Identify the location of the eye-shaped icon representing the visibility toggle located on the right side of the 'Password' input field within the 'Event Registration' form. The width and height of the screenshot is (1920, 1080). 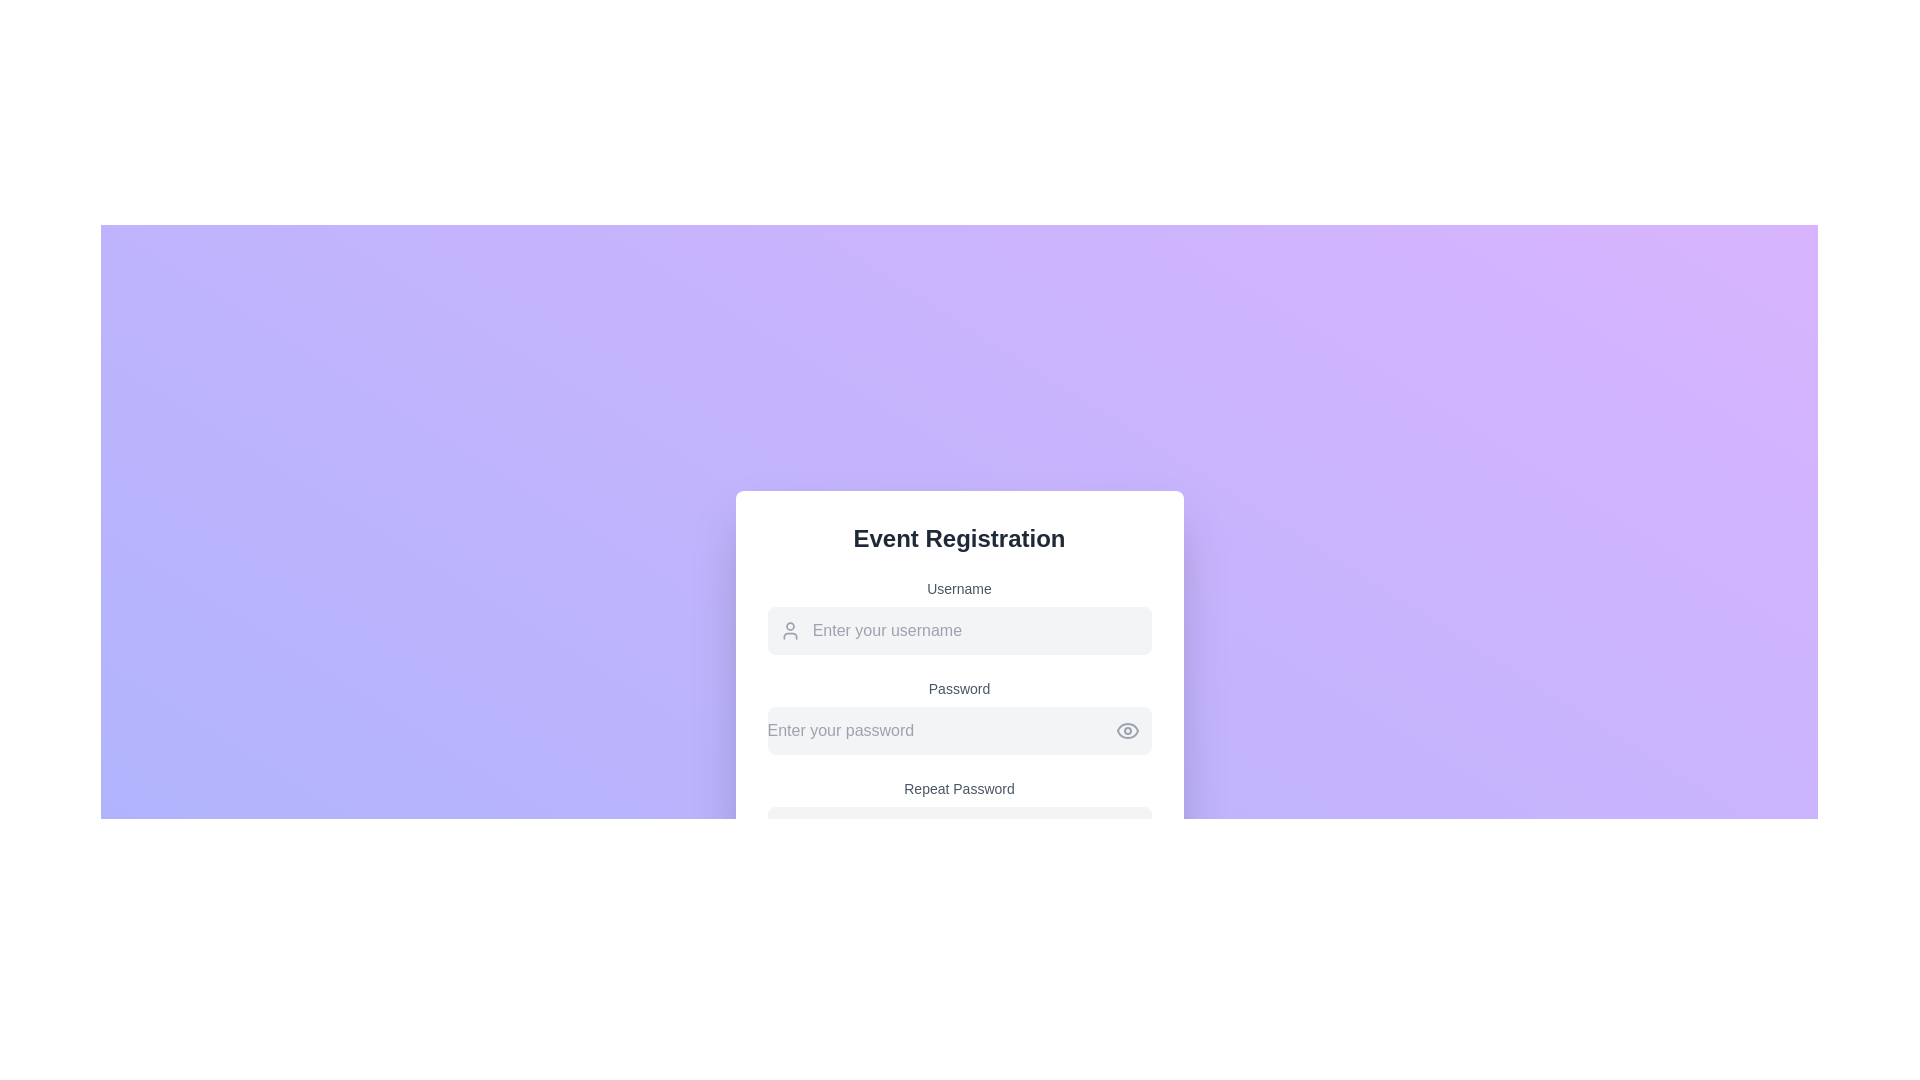
(1127, 731).